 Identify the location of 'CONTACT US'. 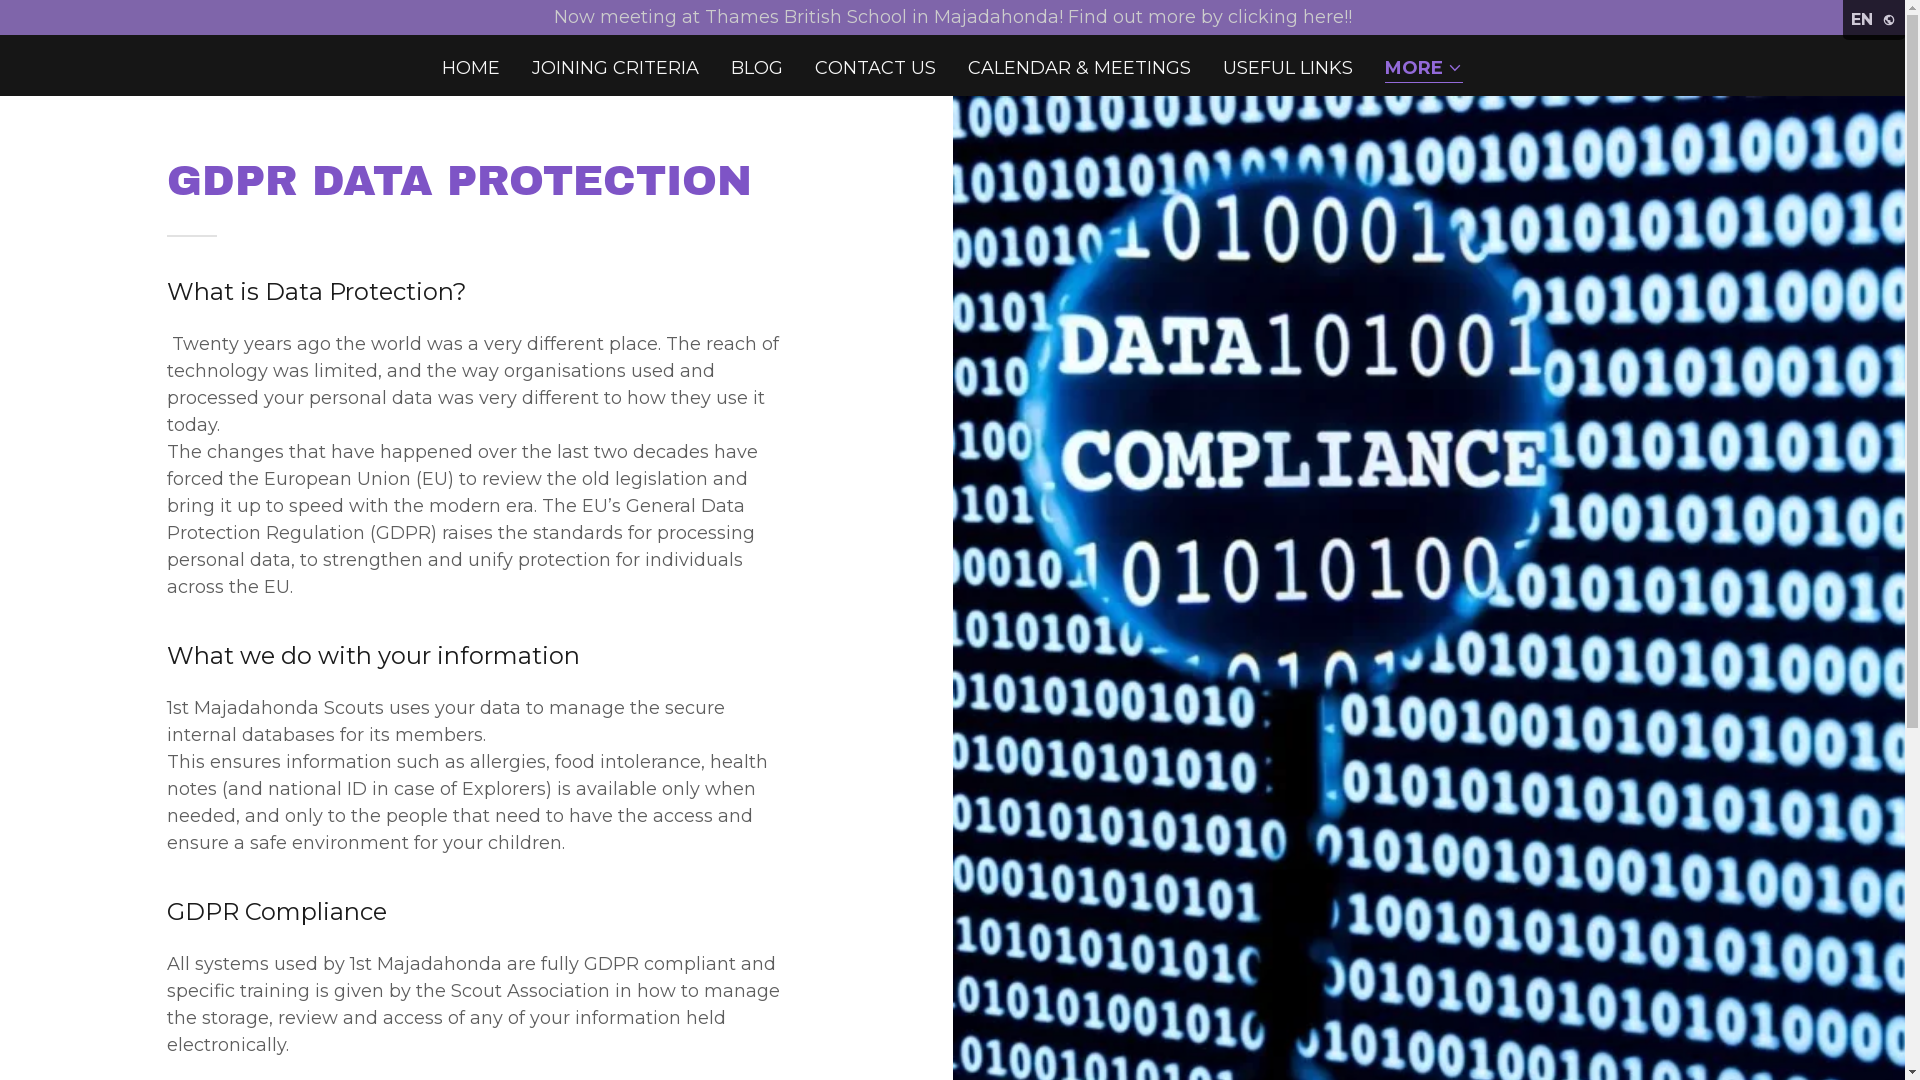
(875, 67).